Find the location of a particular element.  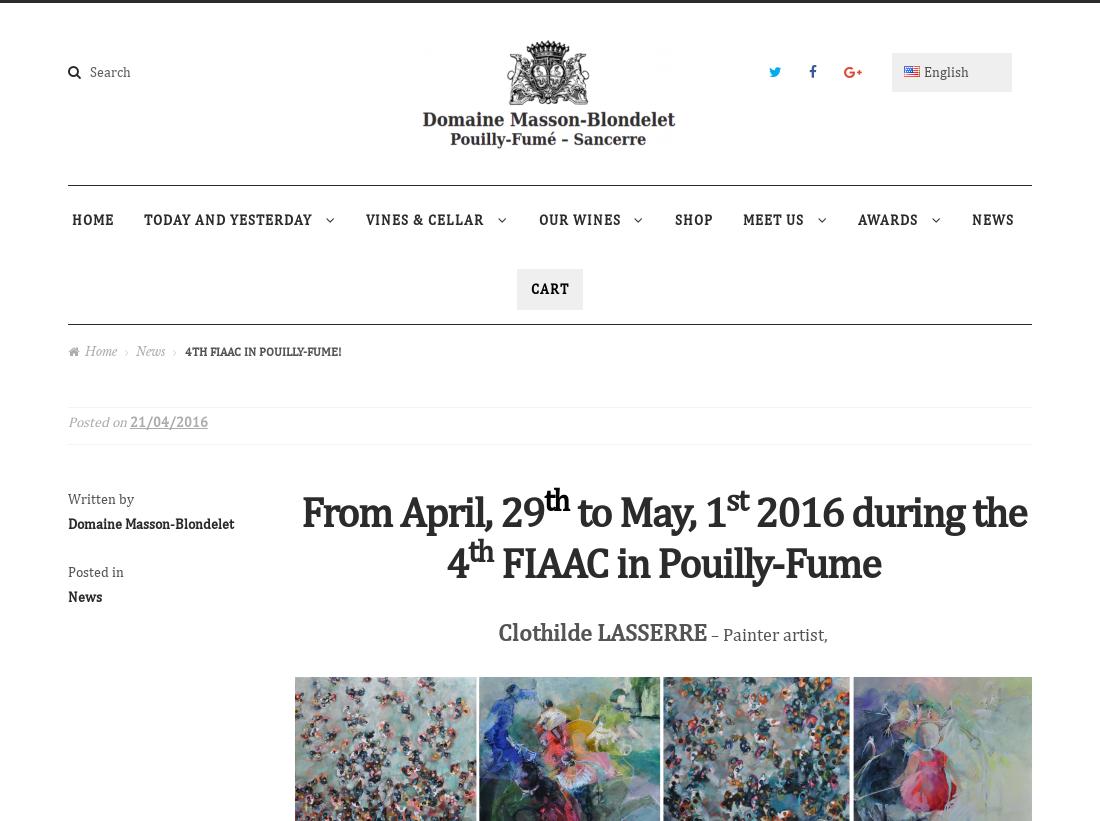

'Clothilde LASSERRE' is located at coordinates (601, 632).